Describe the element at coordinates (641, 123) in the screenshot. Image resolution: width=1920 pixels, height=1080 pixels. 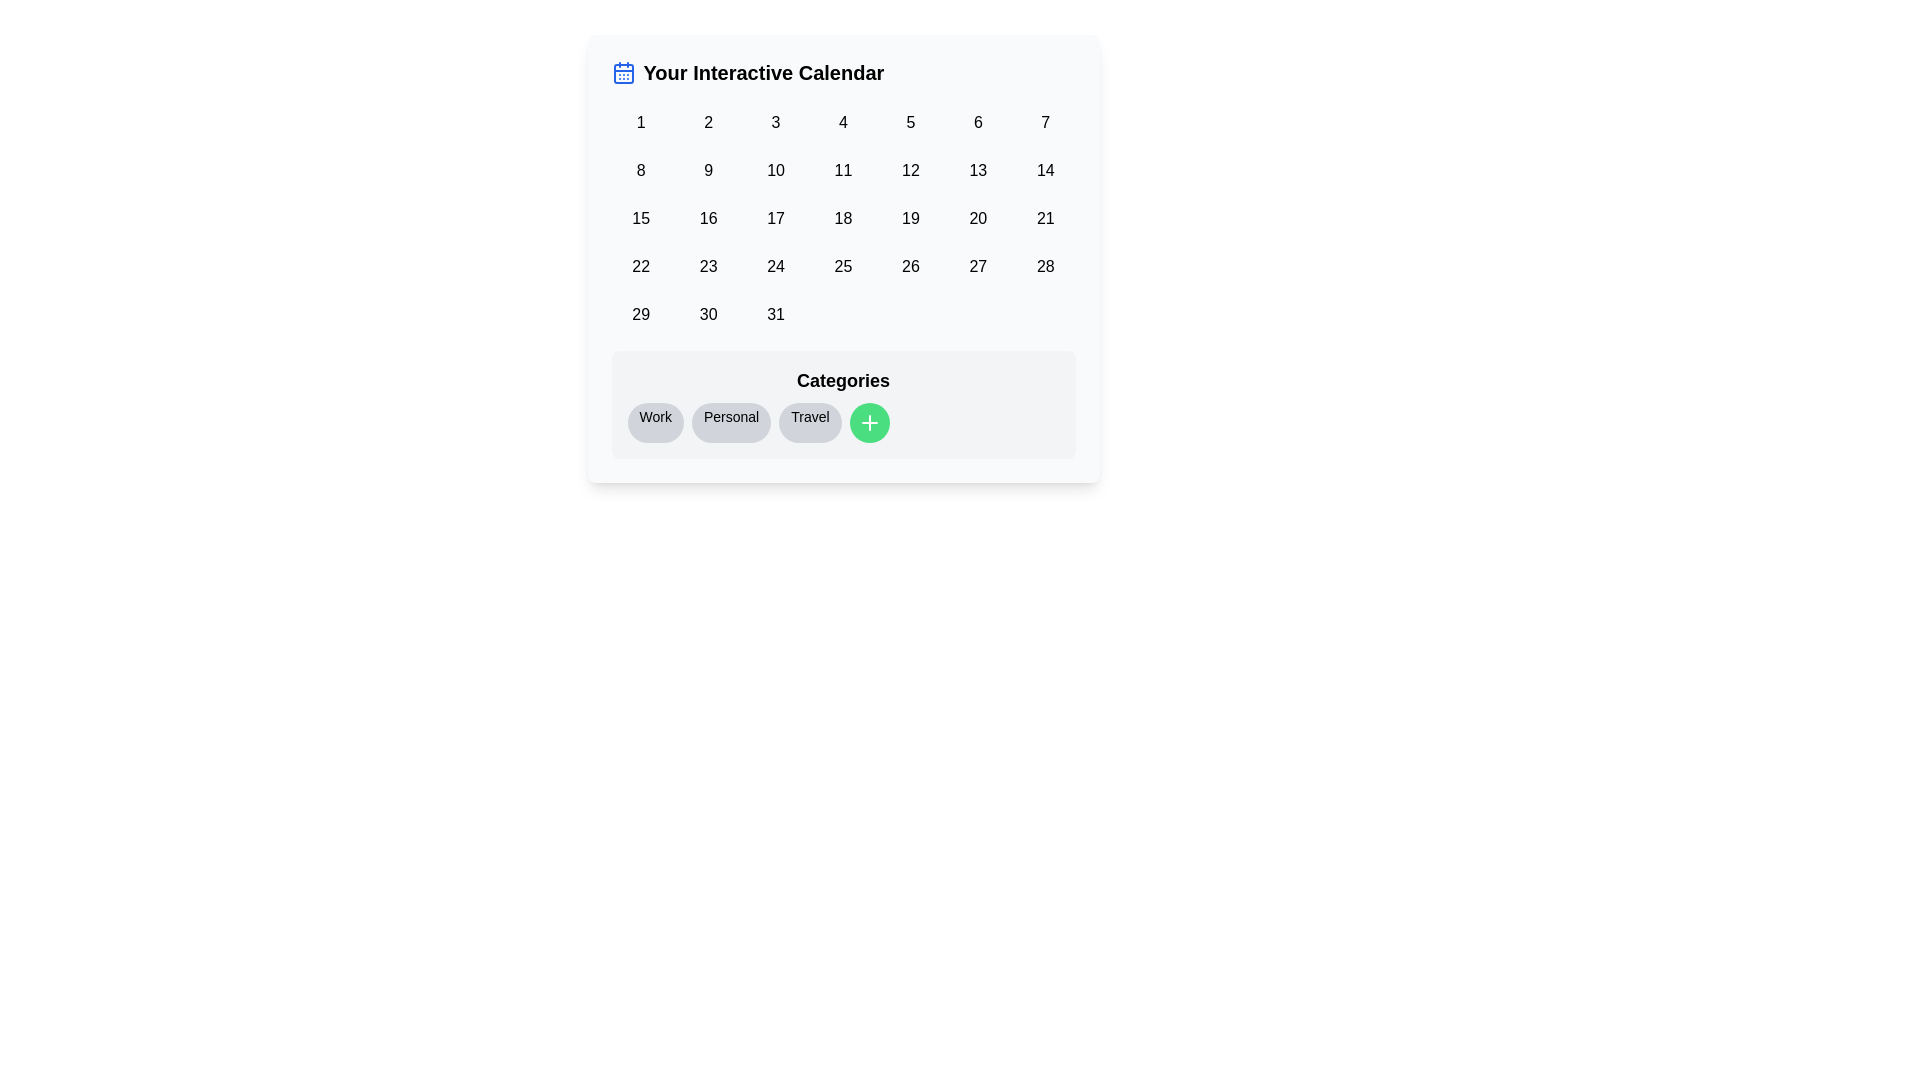
I see `the small rectangular button displaying the text '1' in a bold font, located in the first row, first column of the calendar grid` at that location.